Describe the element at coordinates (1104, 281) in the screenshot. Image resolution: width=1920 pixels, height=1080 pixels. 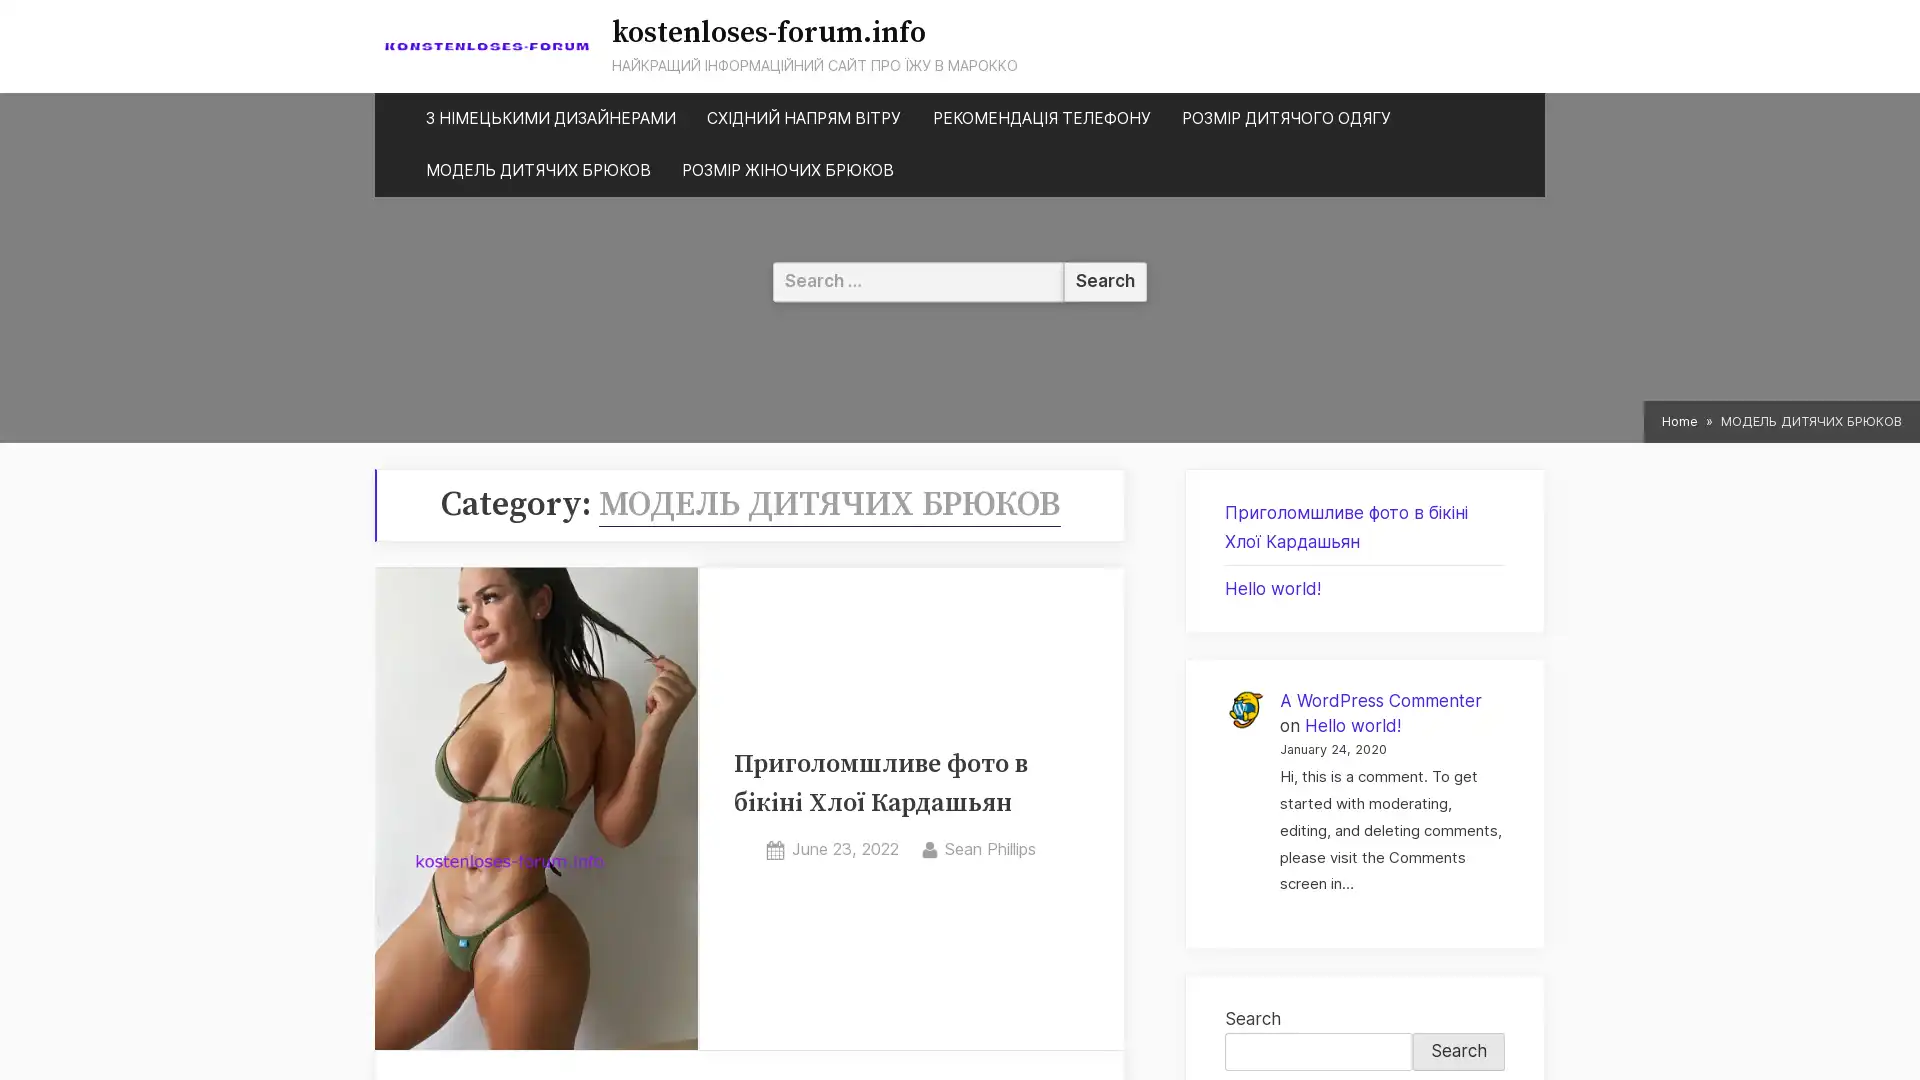
I see `Search` at that location.